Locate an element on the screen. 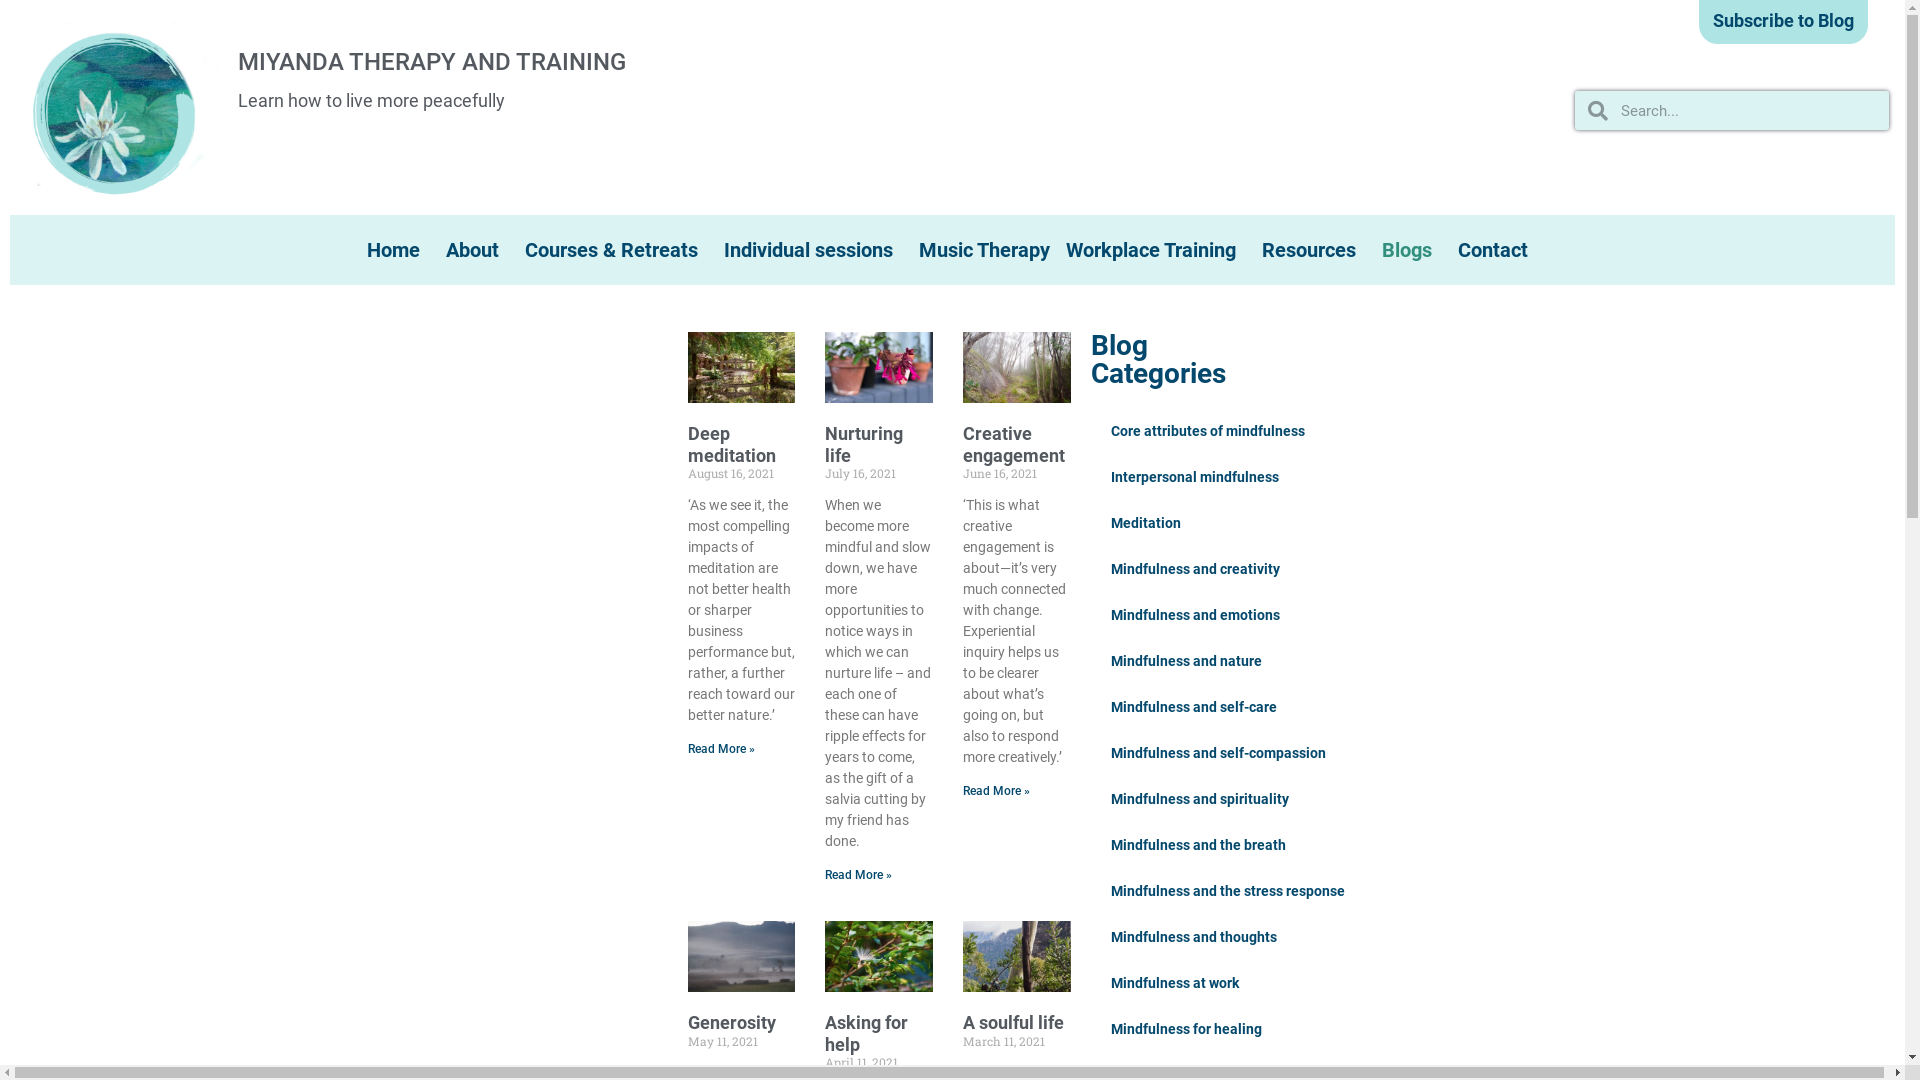  'Mindfulness at work' is located at coordinates (1175, 982).